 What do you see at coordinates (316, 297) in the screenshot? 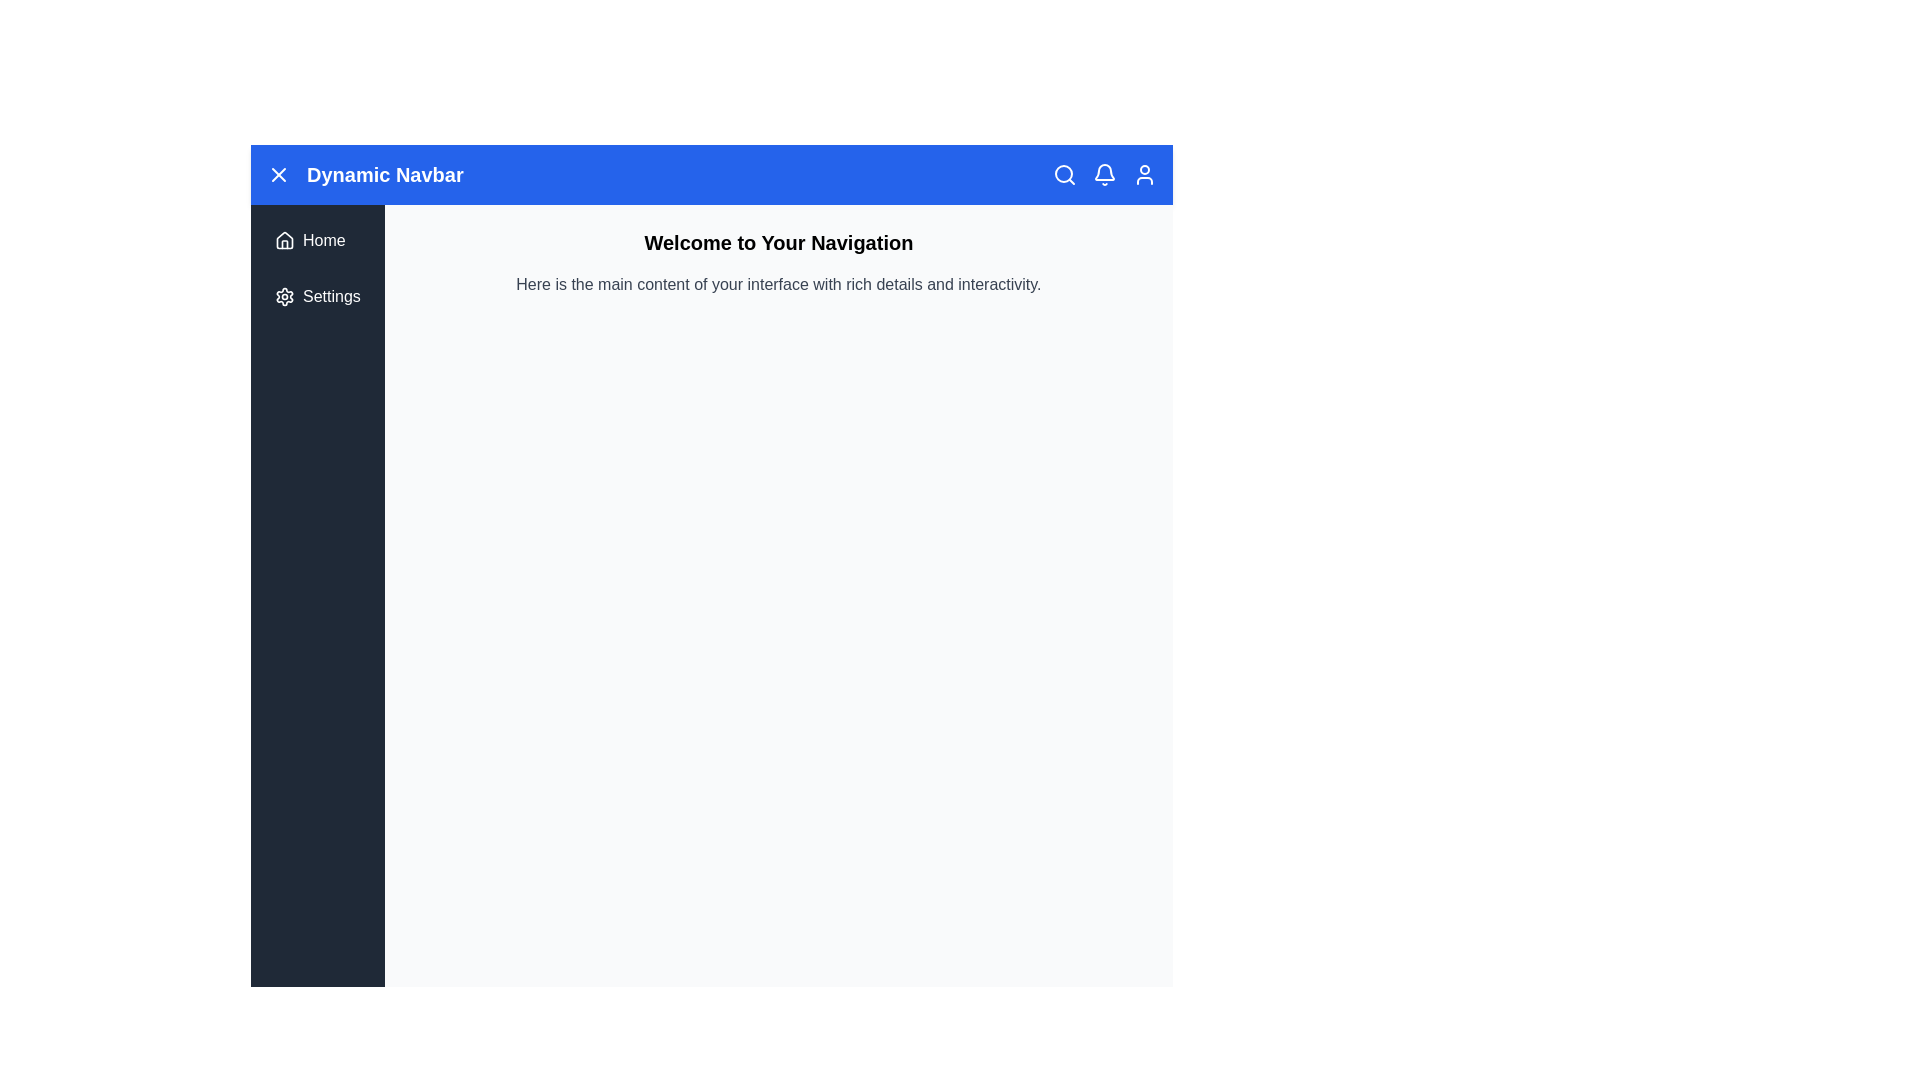
I see `the 'Settings' navigation link, which features a gear-like icon on the left and is highlighted when hovered, located in the vertical navigation bar below 'Home'` at bounding box center [316, 297].